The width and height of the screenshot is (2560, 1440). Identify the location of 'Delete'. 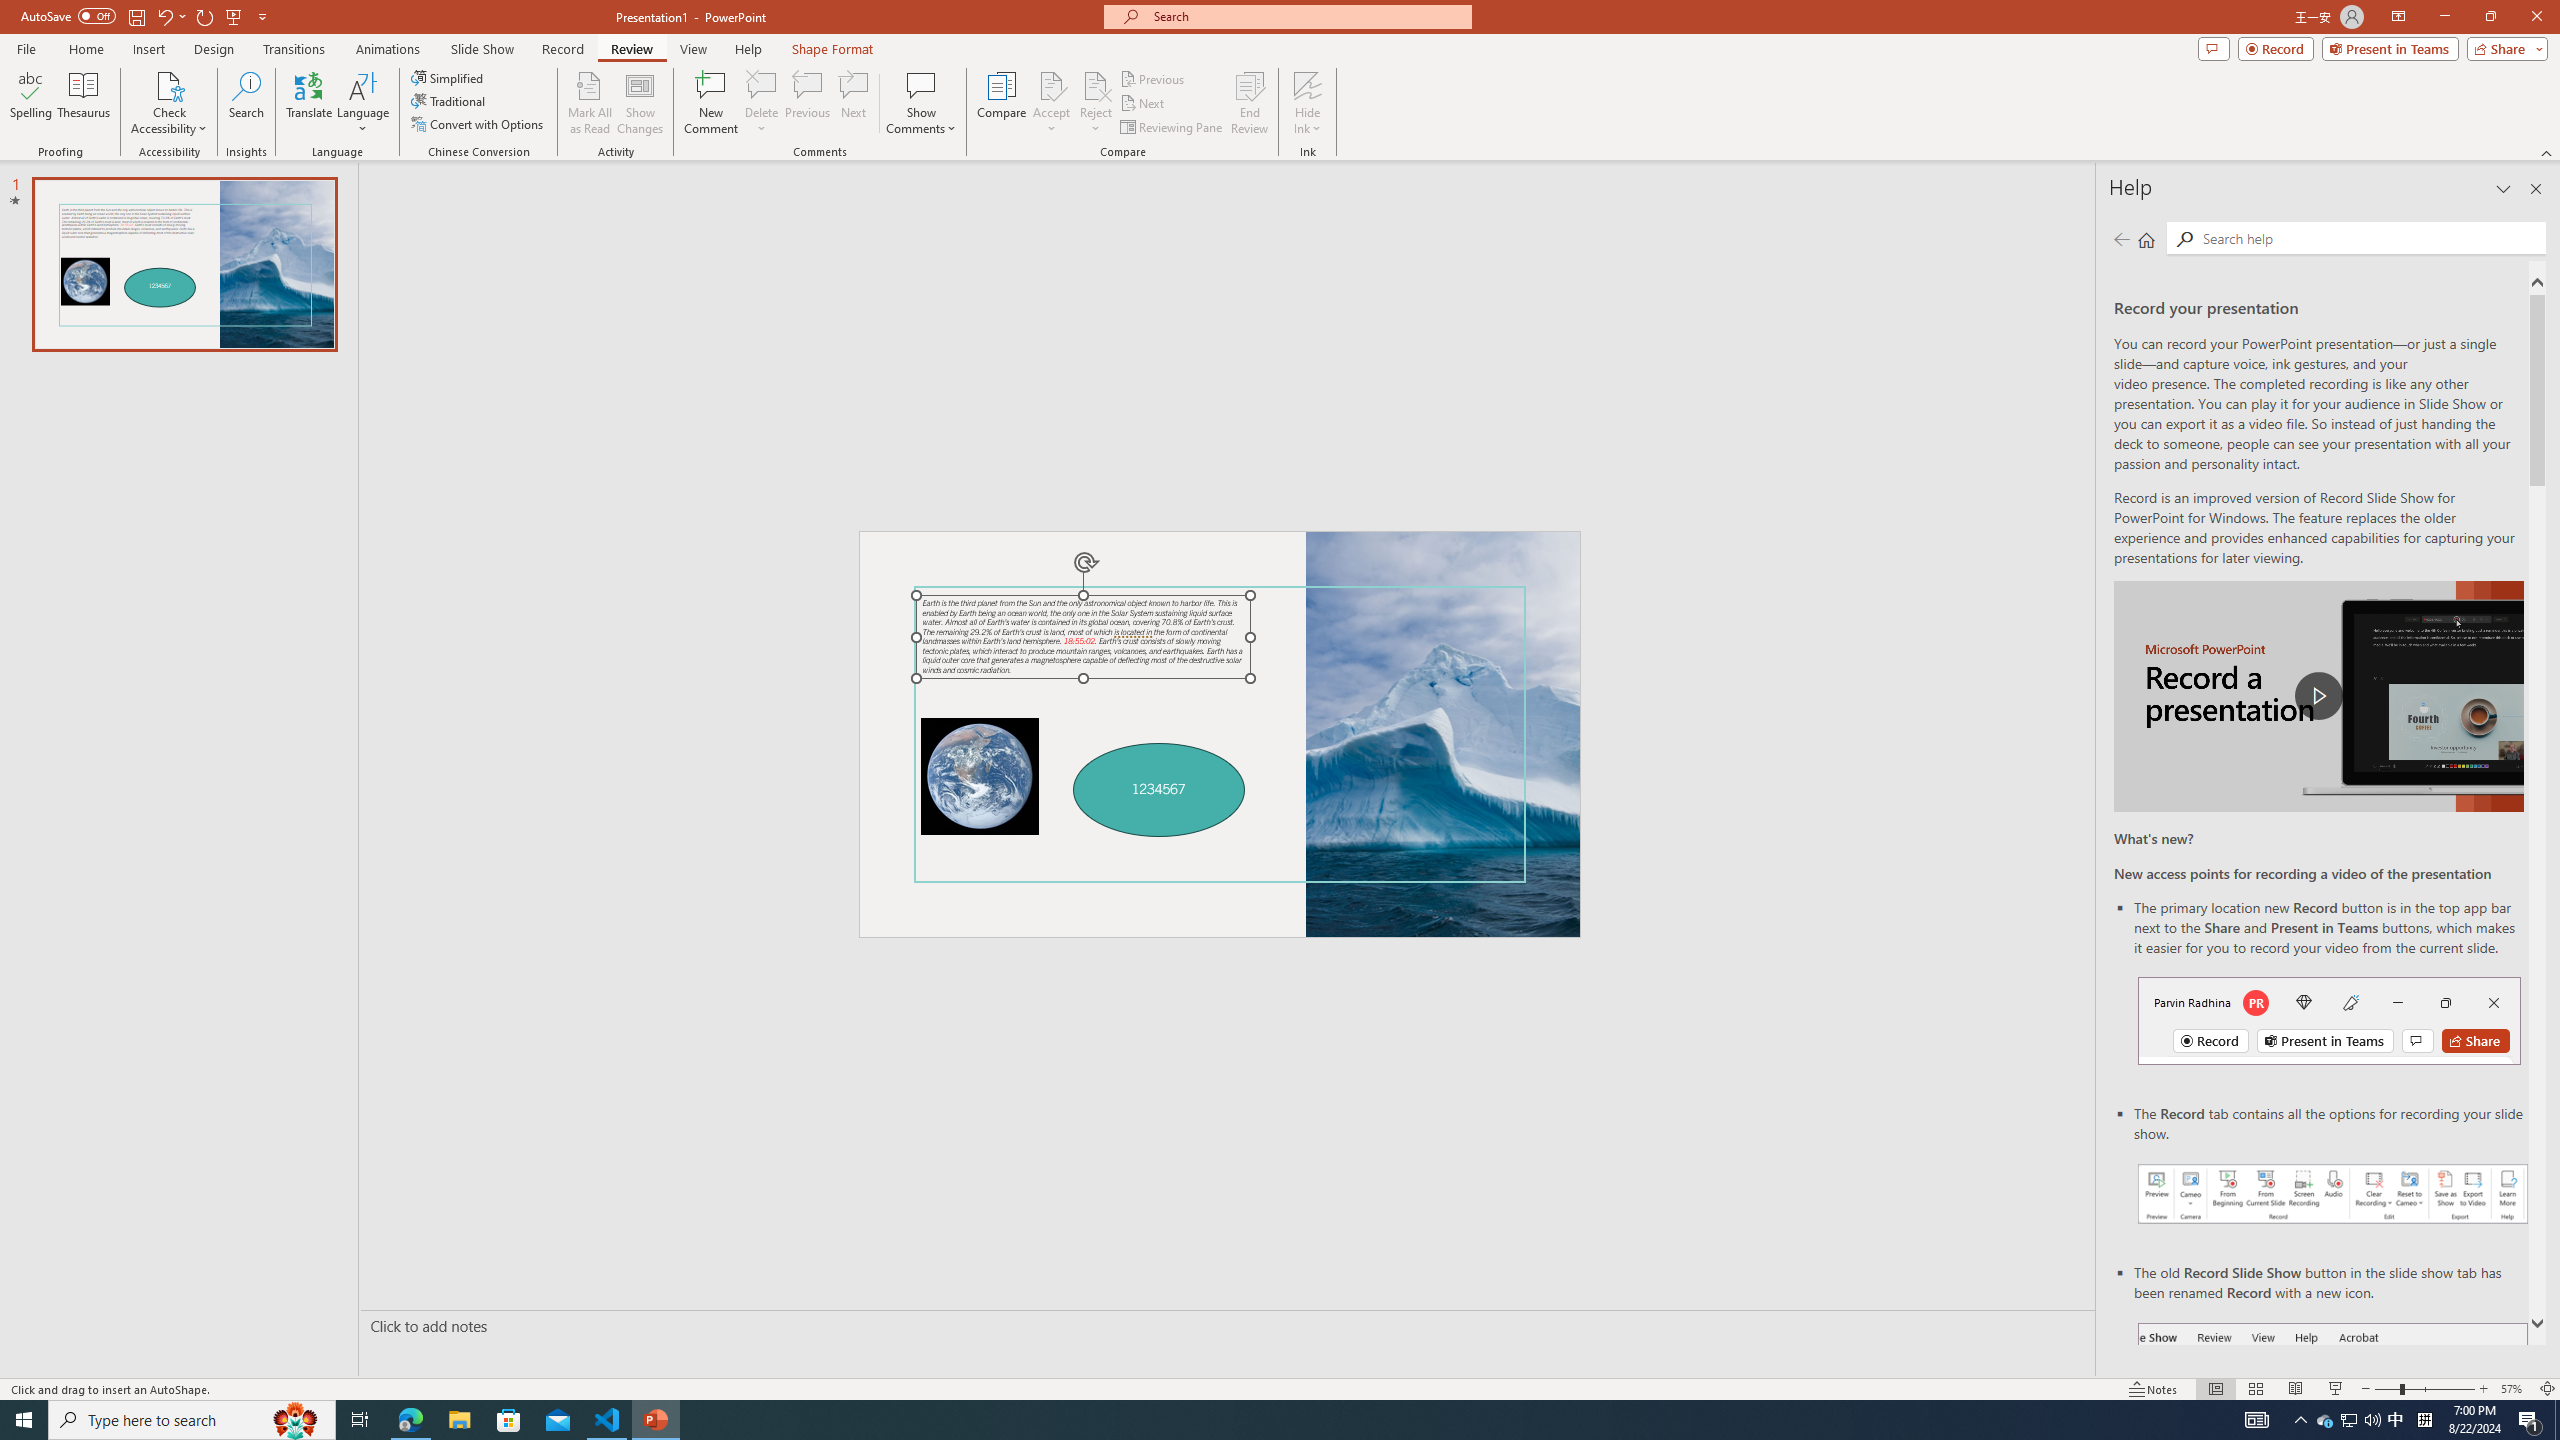
(761, 84).